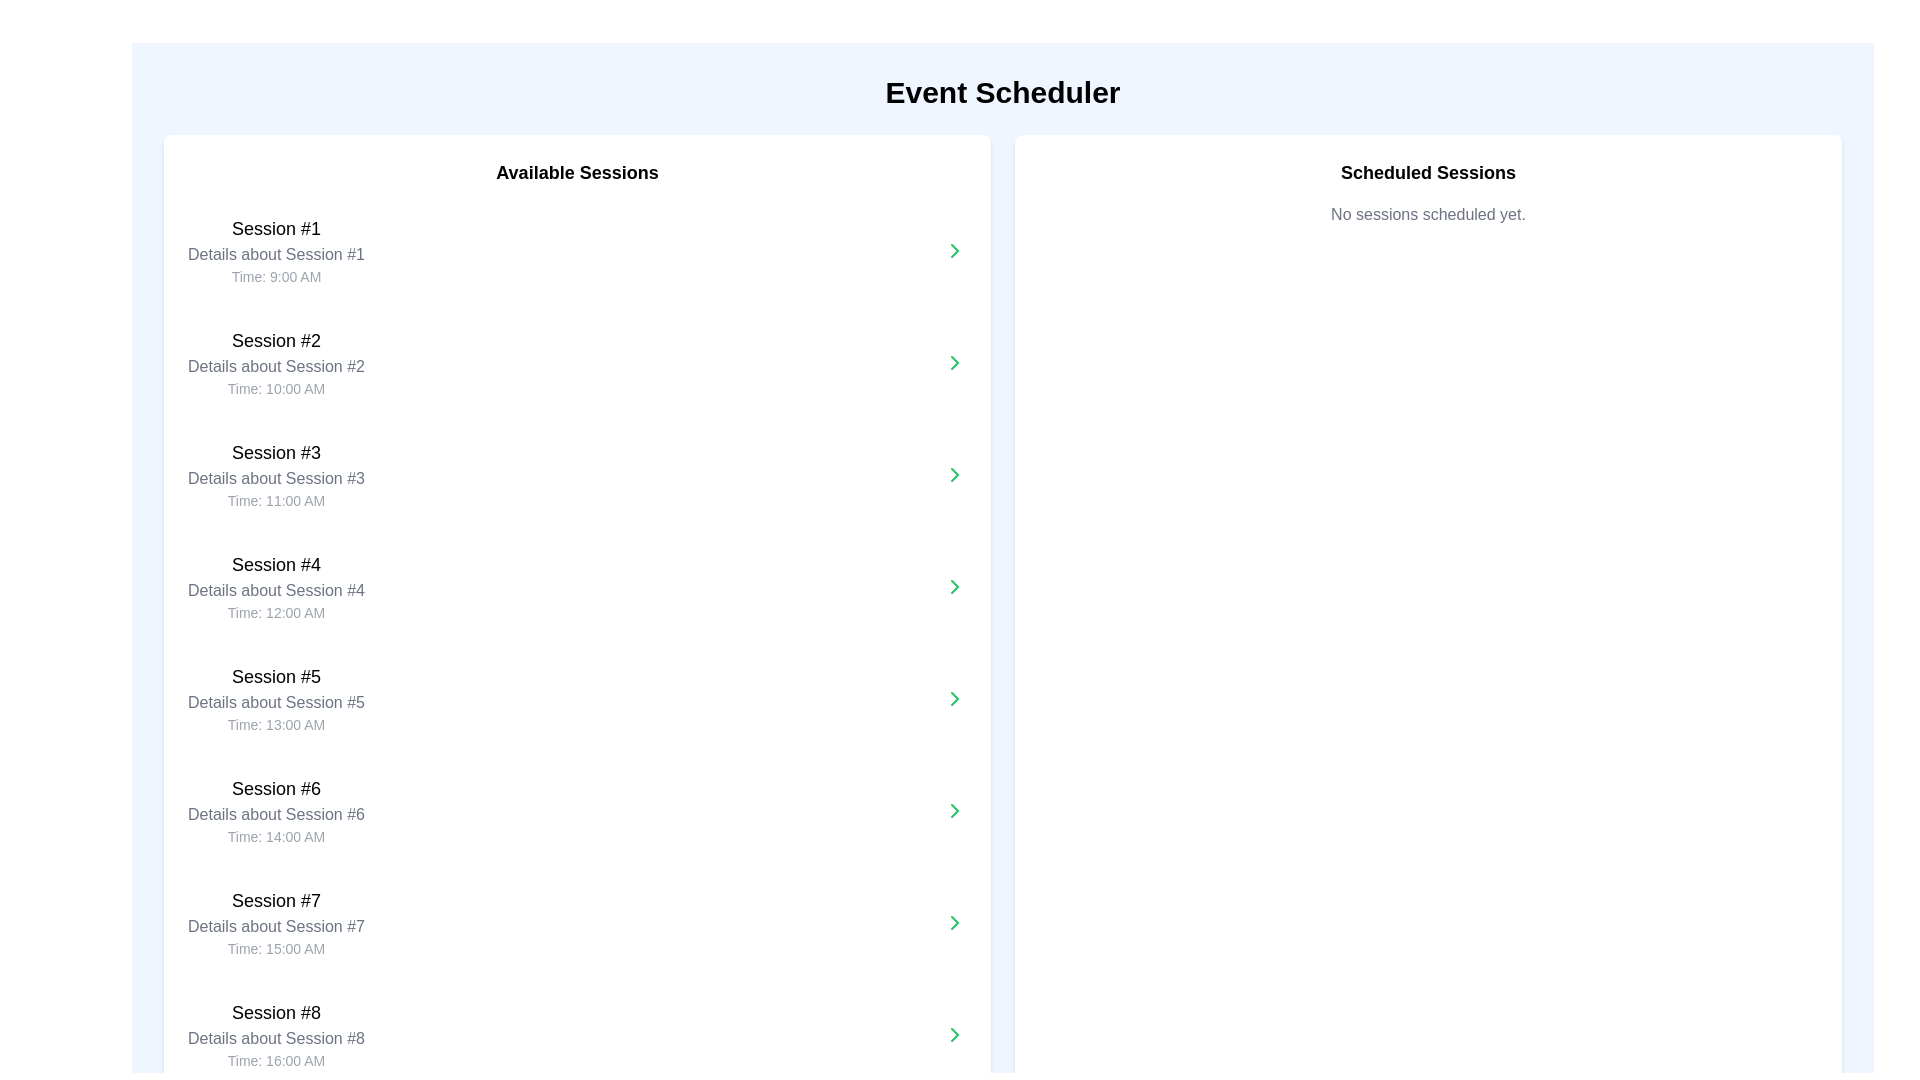 Image resolution: width=1920 pixels, height=1080 pixels. I want to click on the green right-pointing chevron icon corresponding to 'Session #8' in the 'Available Sessions' section, so click(954, 1034).